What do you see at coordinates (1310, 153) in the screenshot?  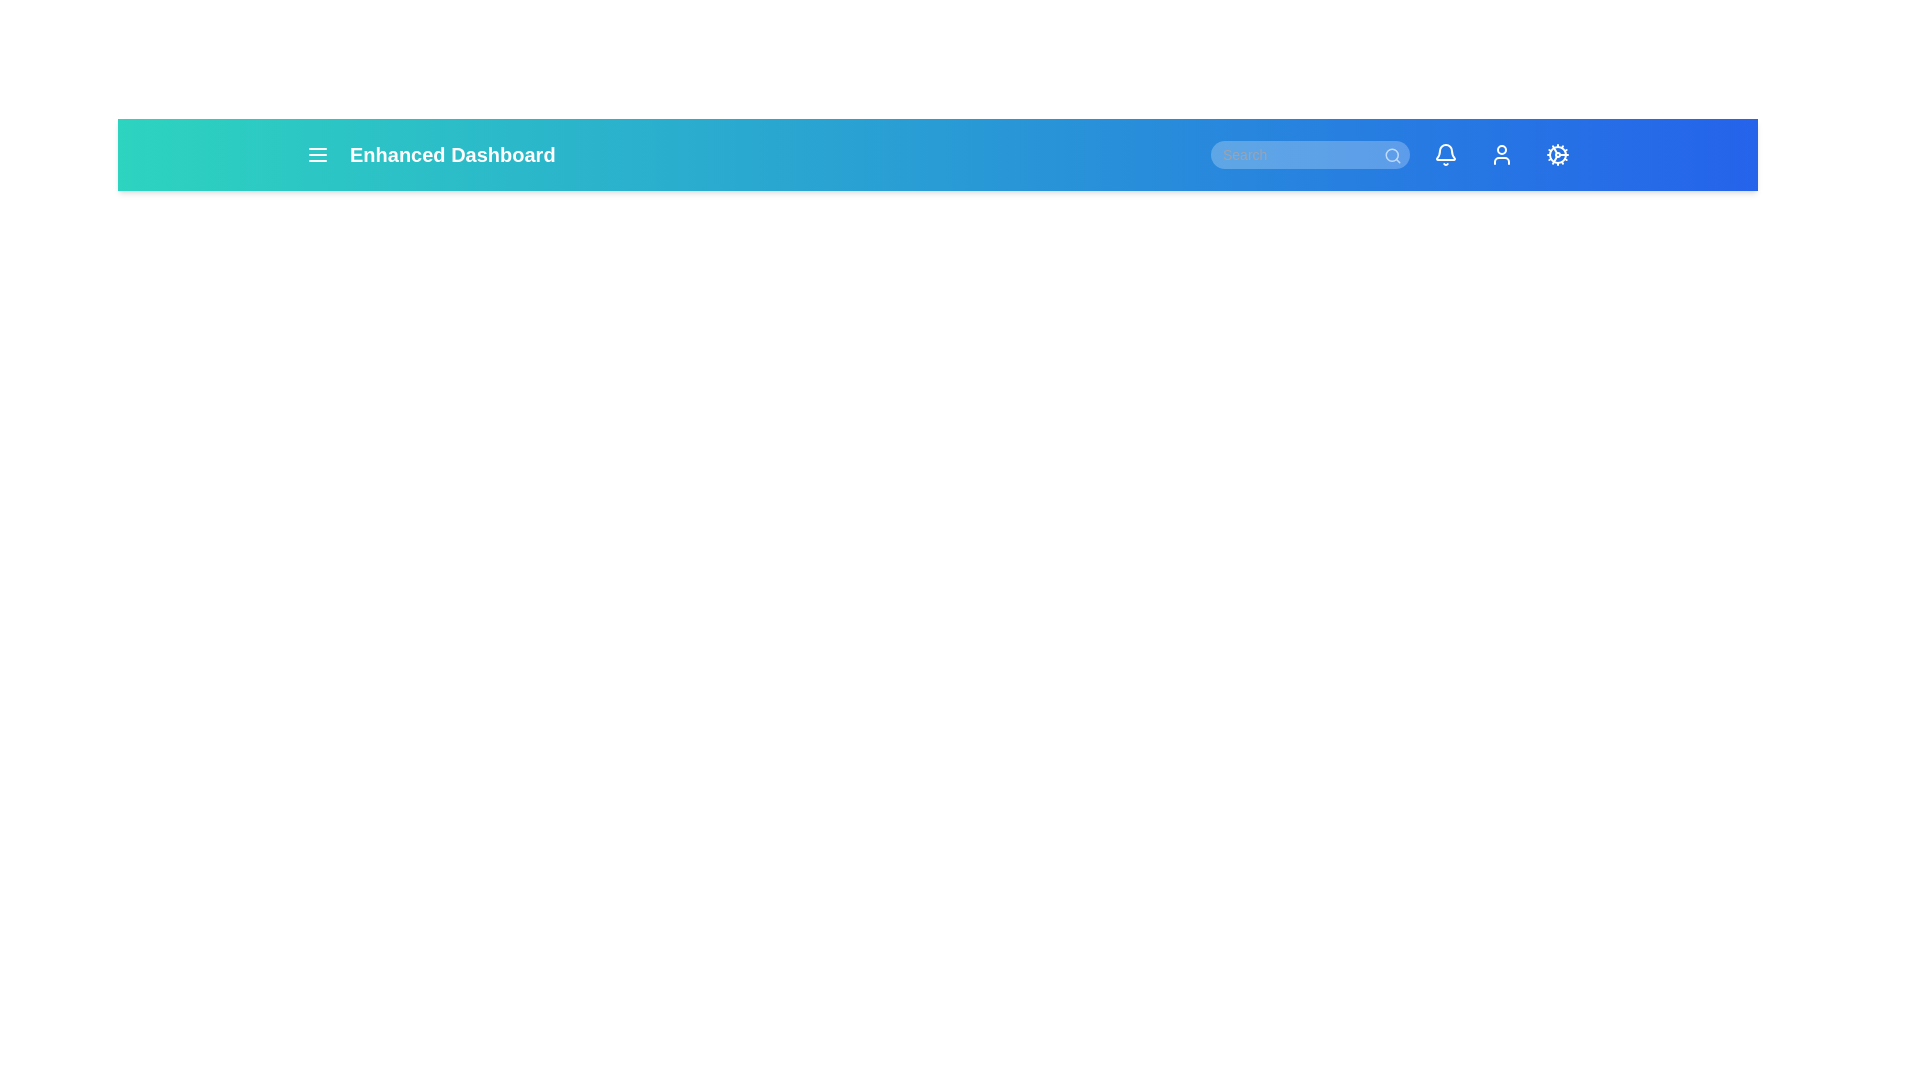 I see `the search input field and type the query 'example query'` at bounding box center [1310, 153].